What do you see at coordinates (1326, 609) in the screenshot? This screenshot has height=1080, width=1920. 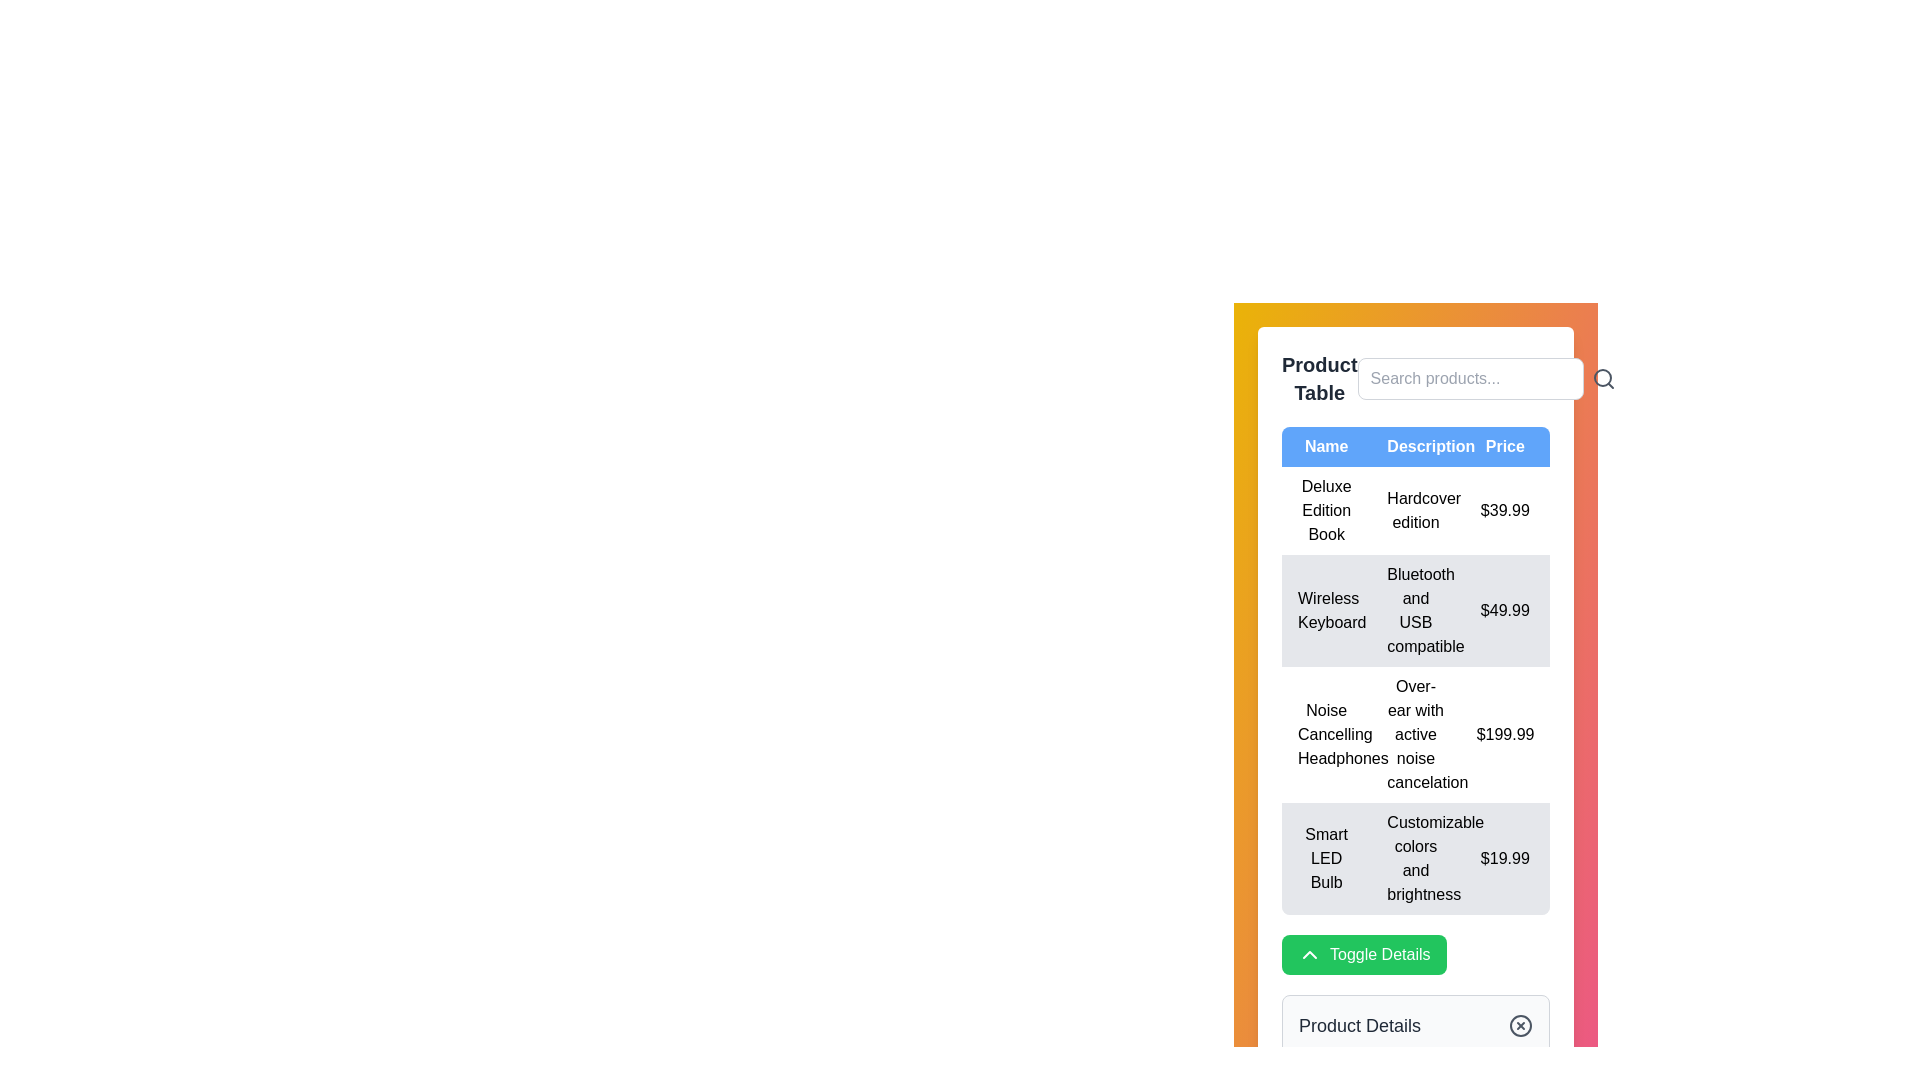 I see `the Text Label displaying 'Wireless Keyboard', which is styled in a sans-serif font on a light gray background and is located in the 'Name' column of the 'Product Table'` at bounding box center [1326, 609].